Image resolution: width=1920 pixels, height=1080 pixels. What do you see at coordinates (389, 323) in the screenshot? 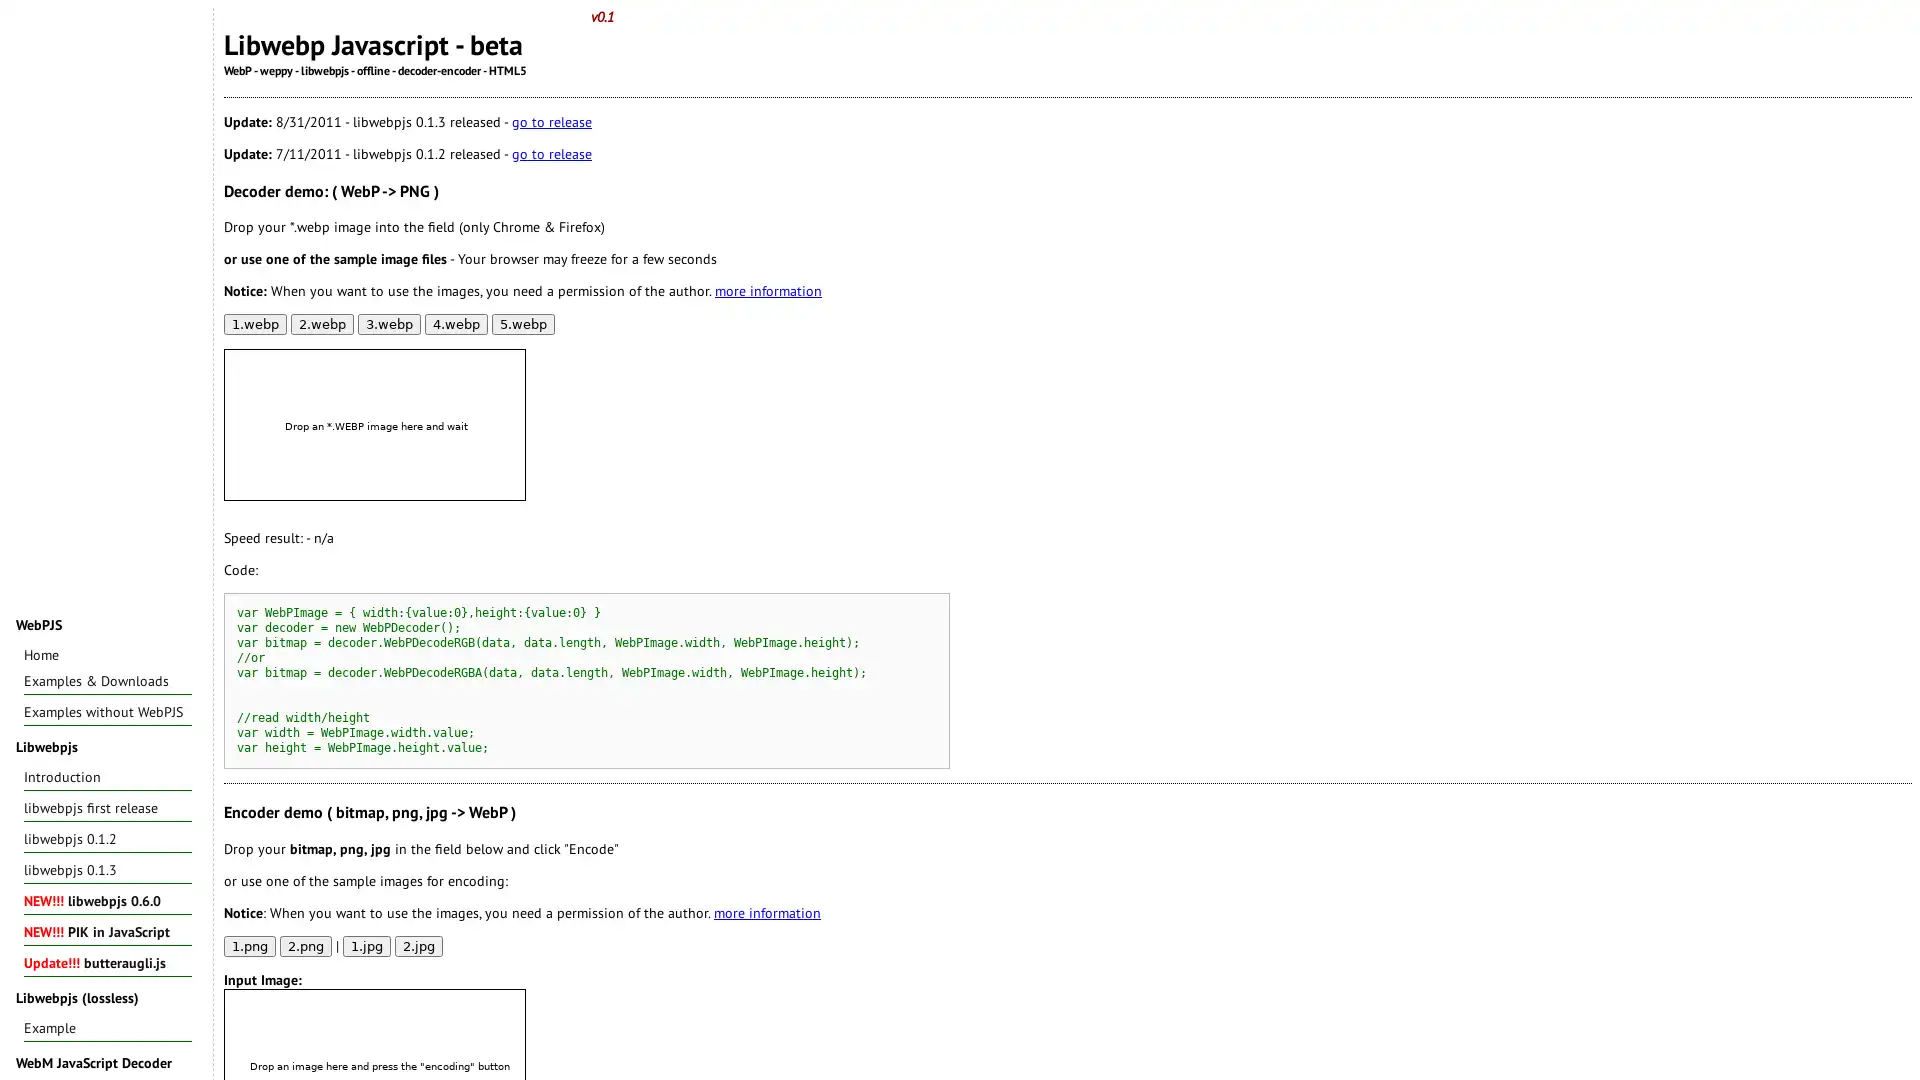
I see `3.webp` at bounding box center [389, 323].